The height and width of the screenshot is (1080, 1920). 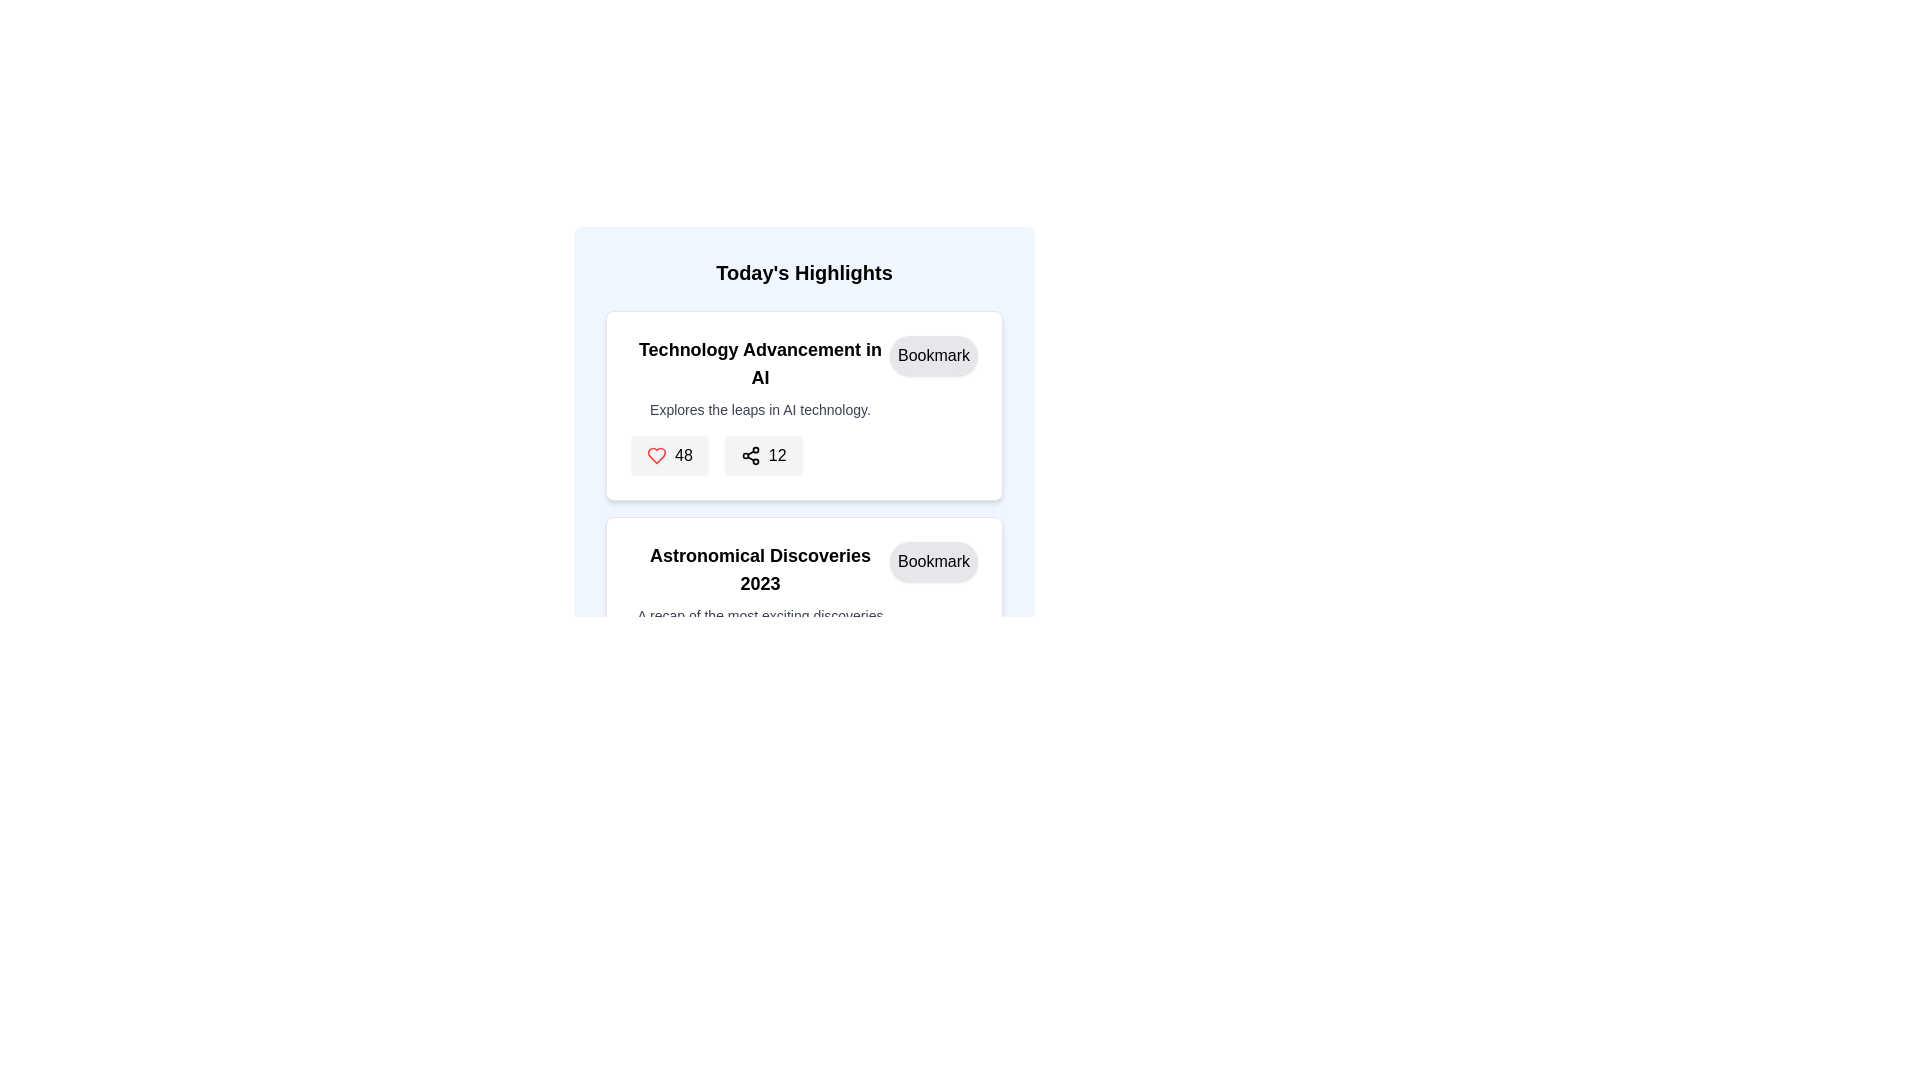 I want to click on the title and subtitle section of the first highlighted card, which includes 'Technology Advancement in AI' and 'Explores the leaps in AI technology.', so click(x=759, y=378).